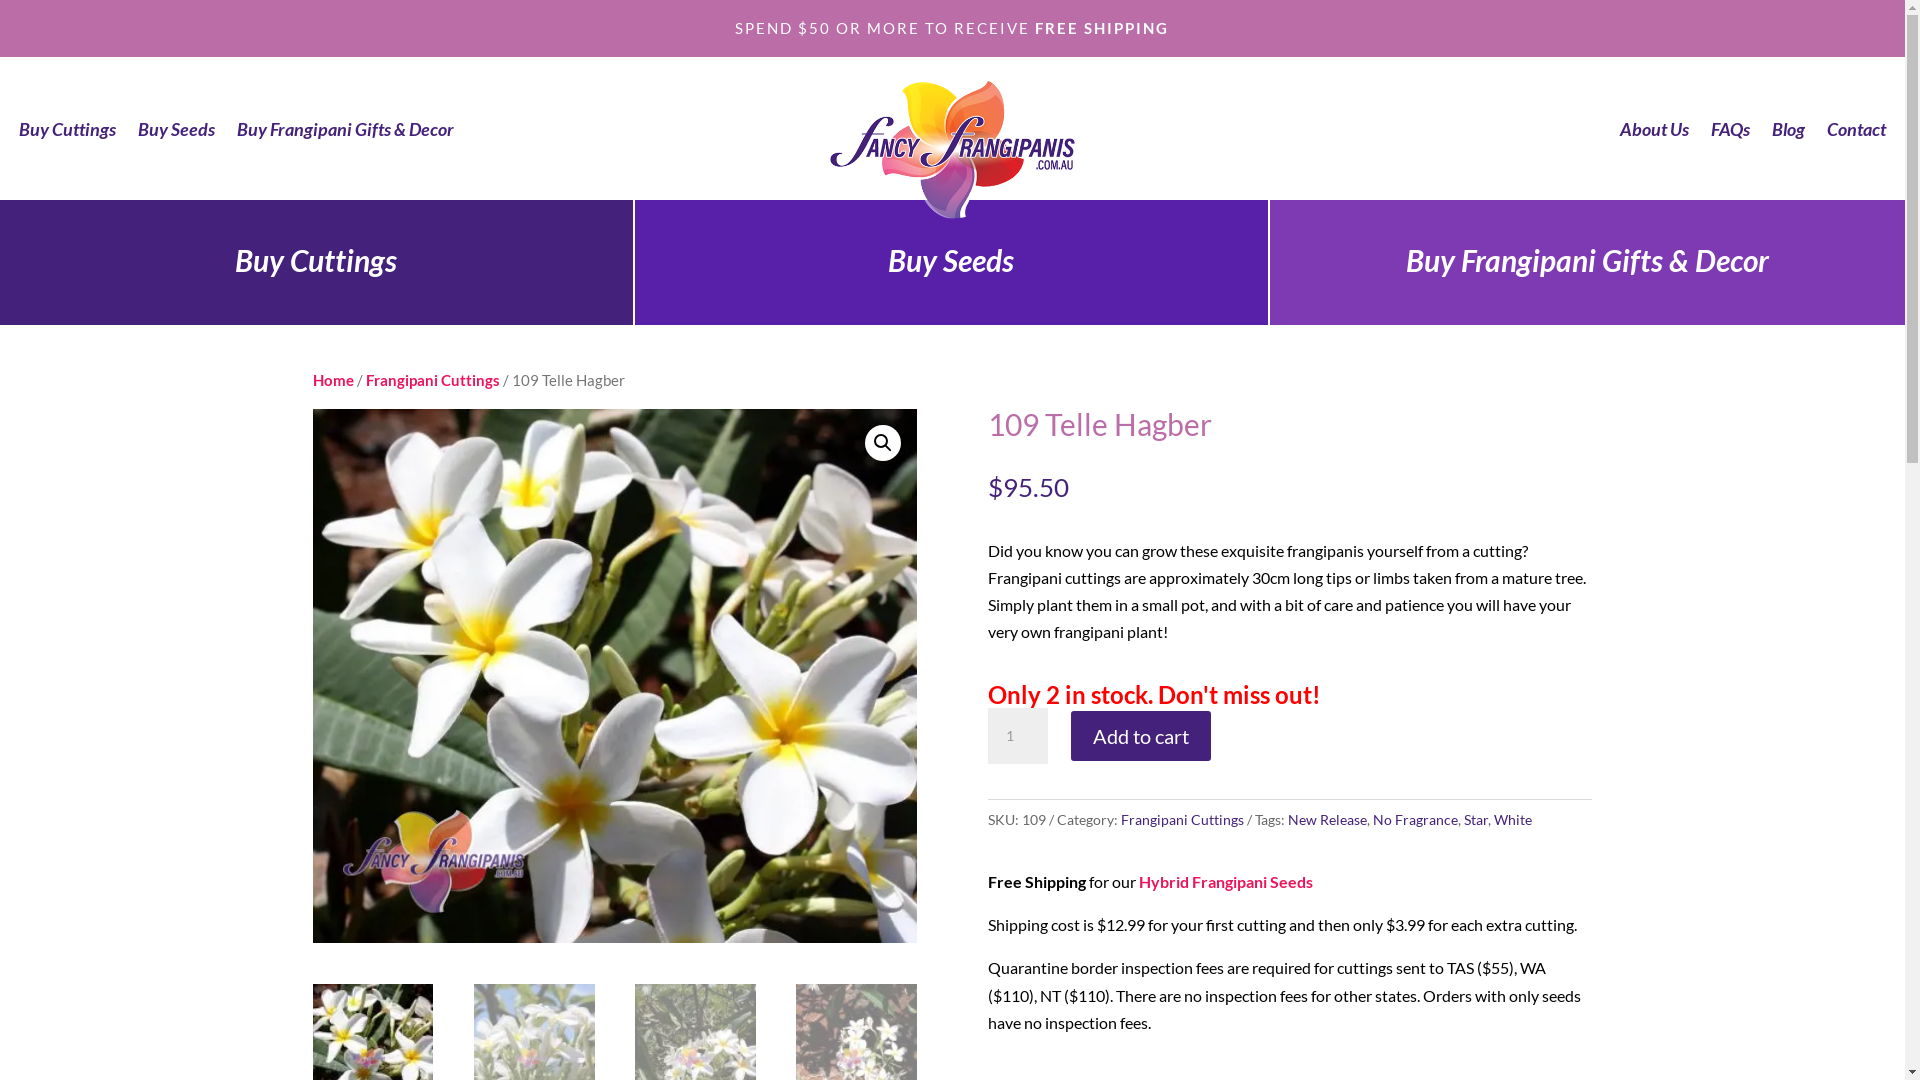 The height and width of the screenshot is (1080, 1920). What do you see at coordinates (1414, 819) in the screenshot?
I see `'No Fragrance'` at bounding box center [1414, 819].